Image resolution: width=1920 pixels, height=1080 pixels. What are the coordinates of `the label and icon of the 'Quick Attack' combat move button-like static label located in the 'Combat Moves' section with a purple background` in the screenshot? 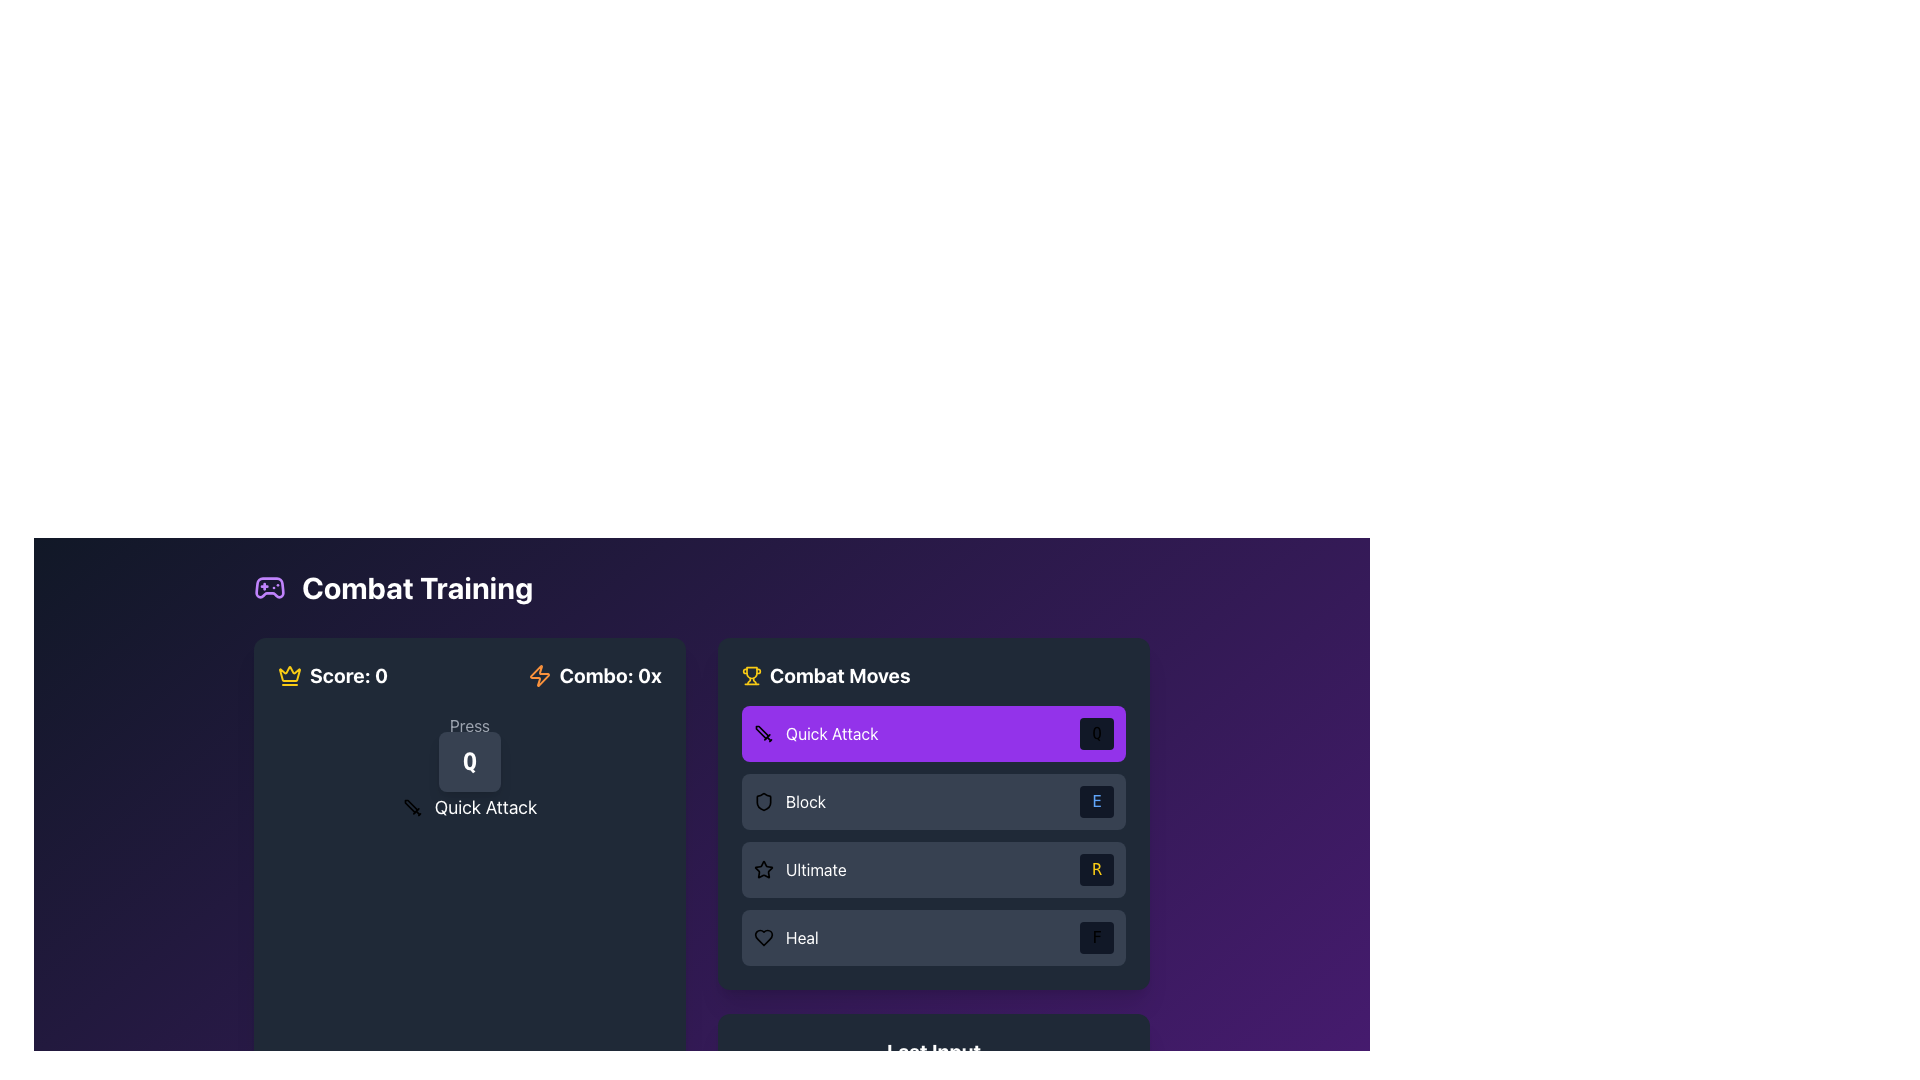 It's located at (816, 733).